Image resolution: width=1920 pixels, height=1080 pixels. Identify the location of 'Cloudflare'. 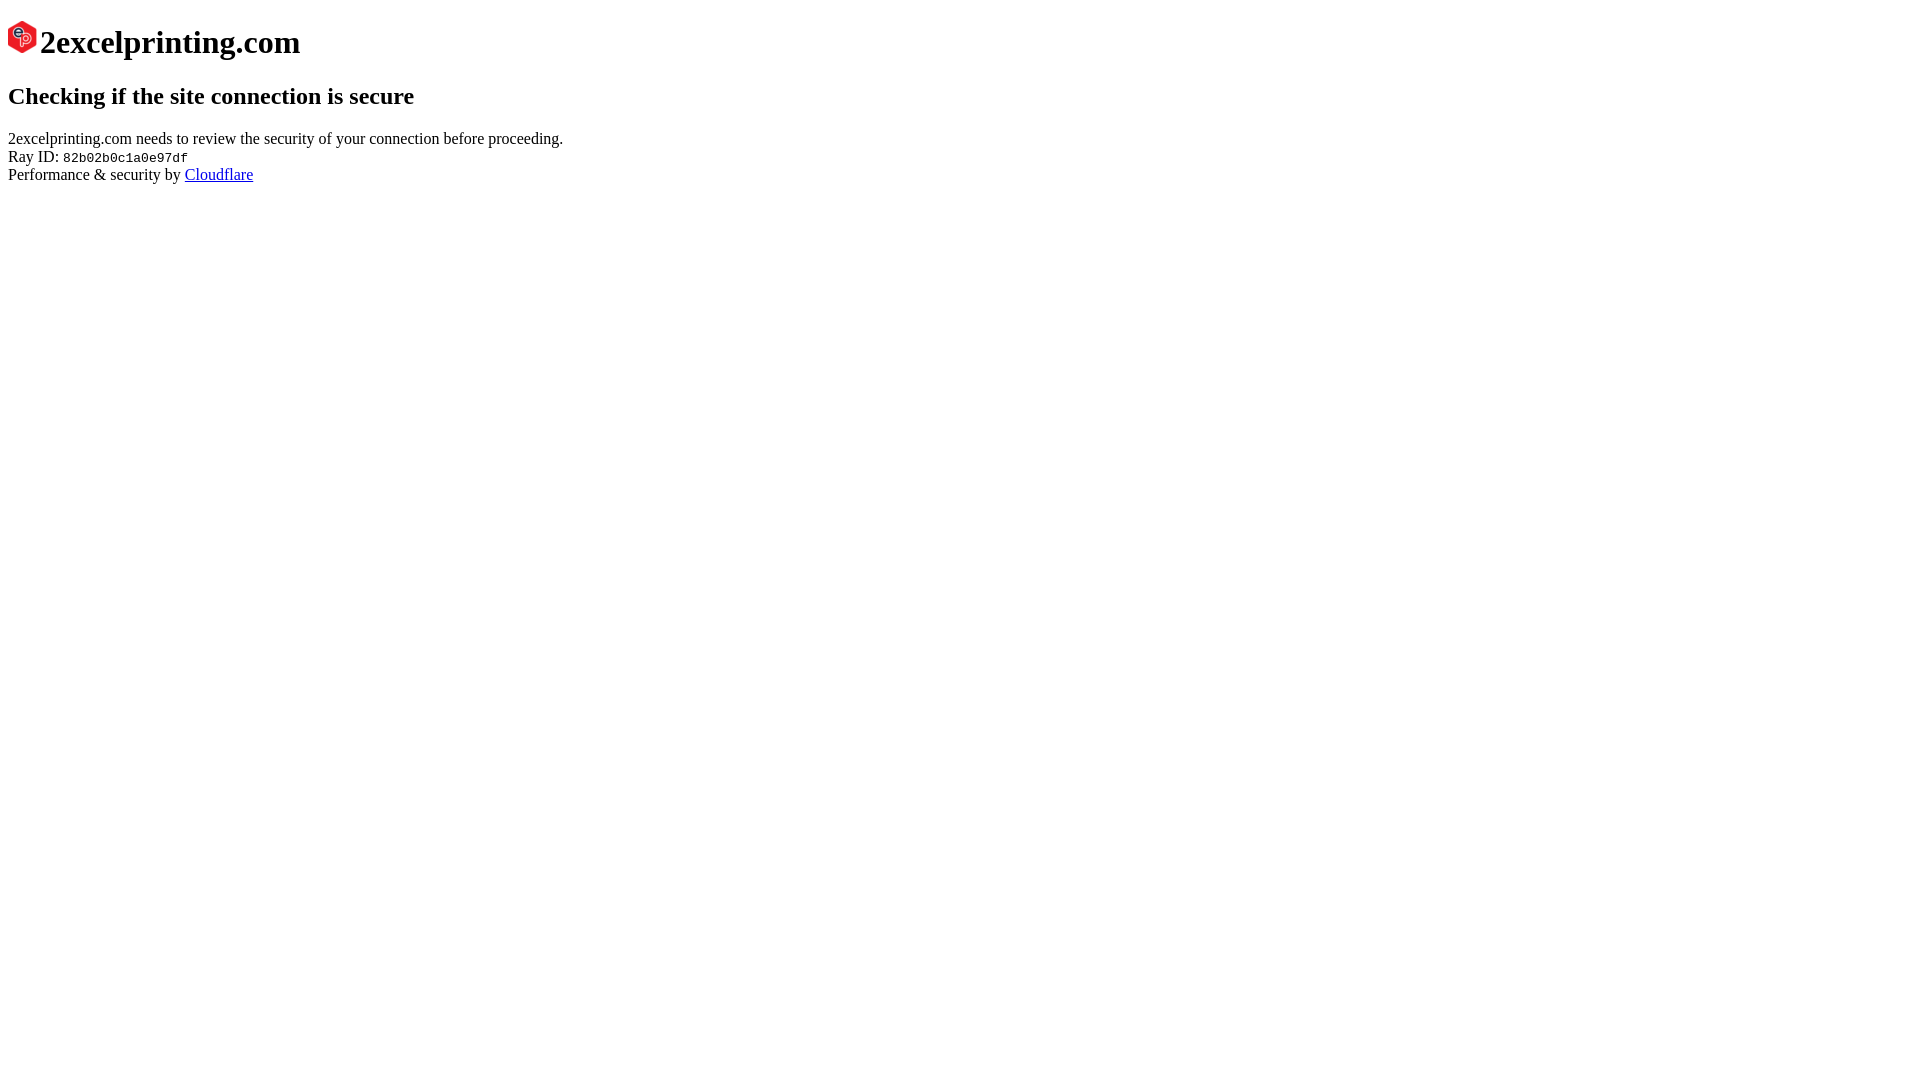
(185, 173).